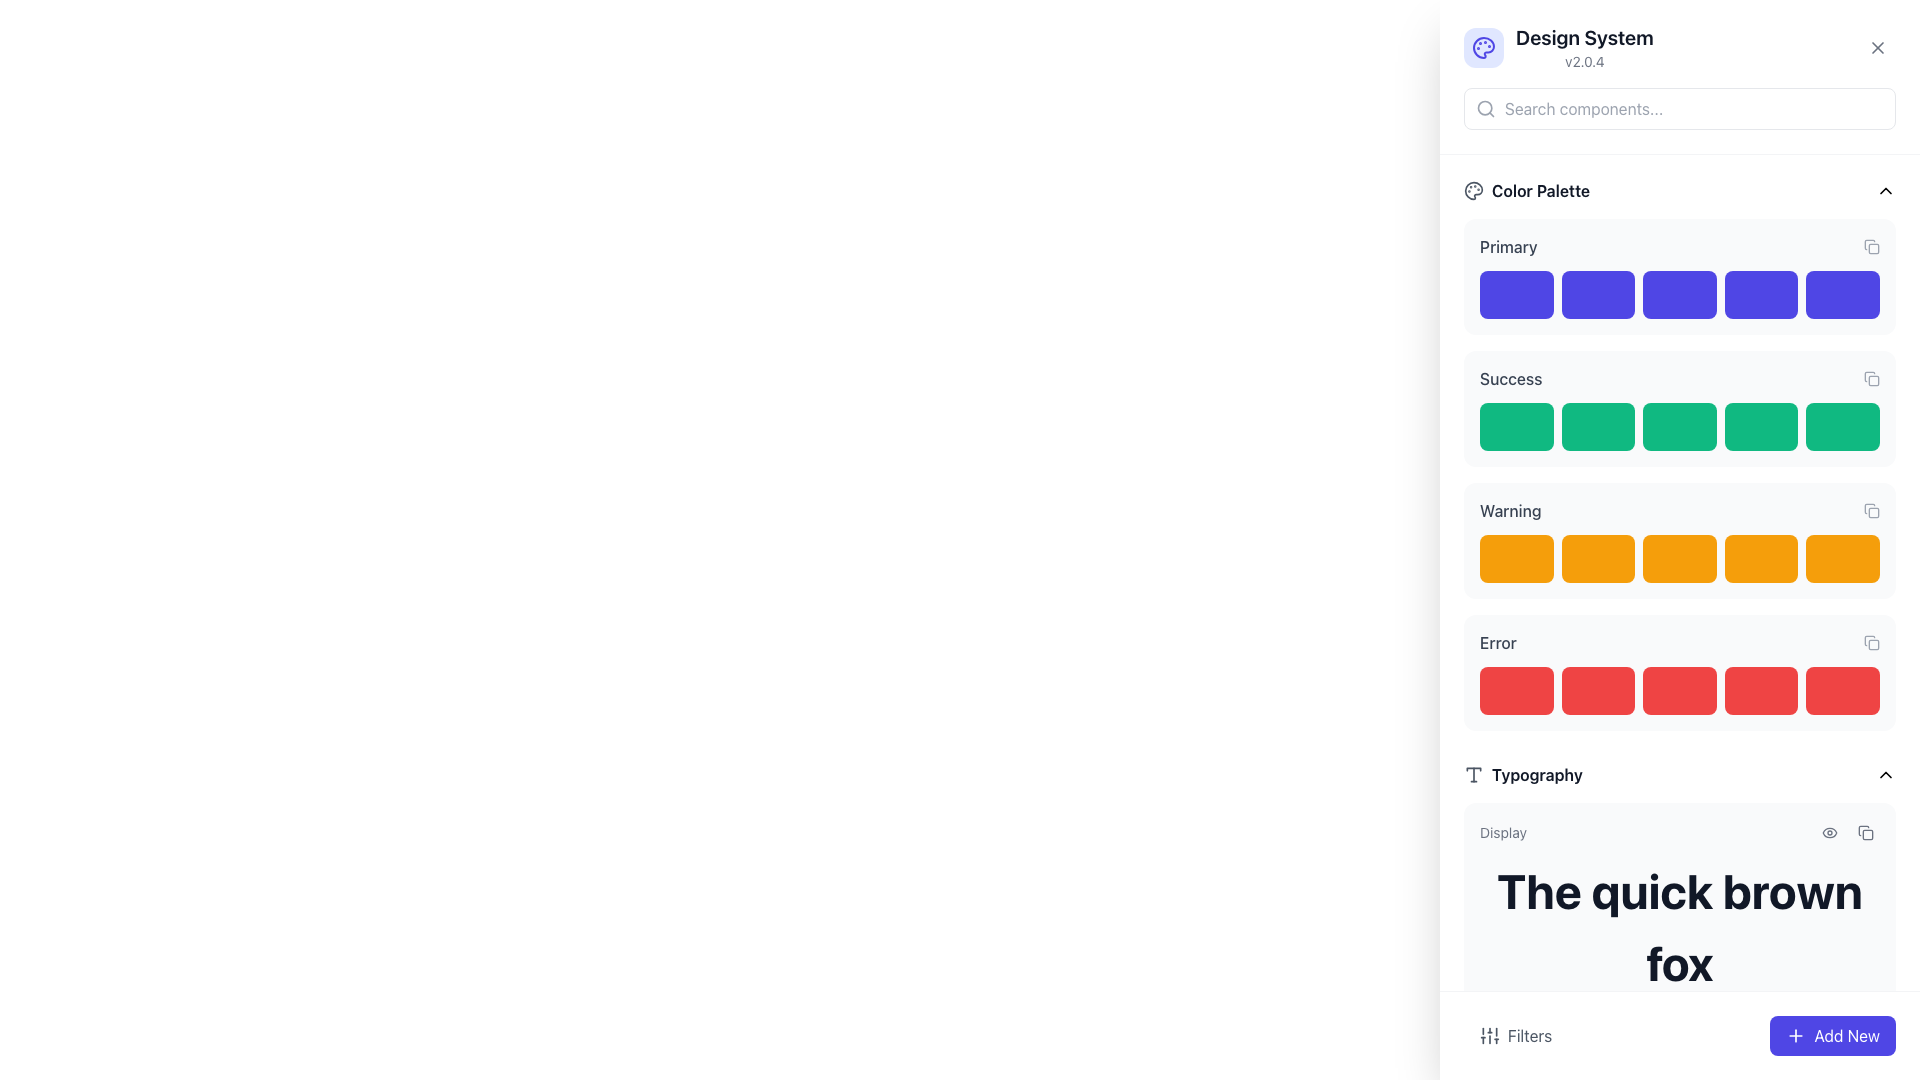  I want to click on the second button in the top-right section of the interface, so click(1865, 833).